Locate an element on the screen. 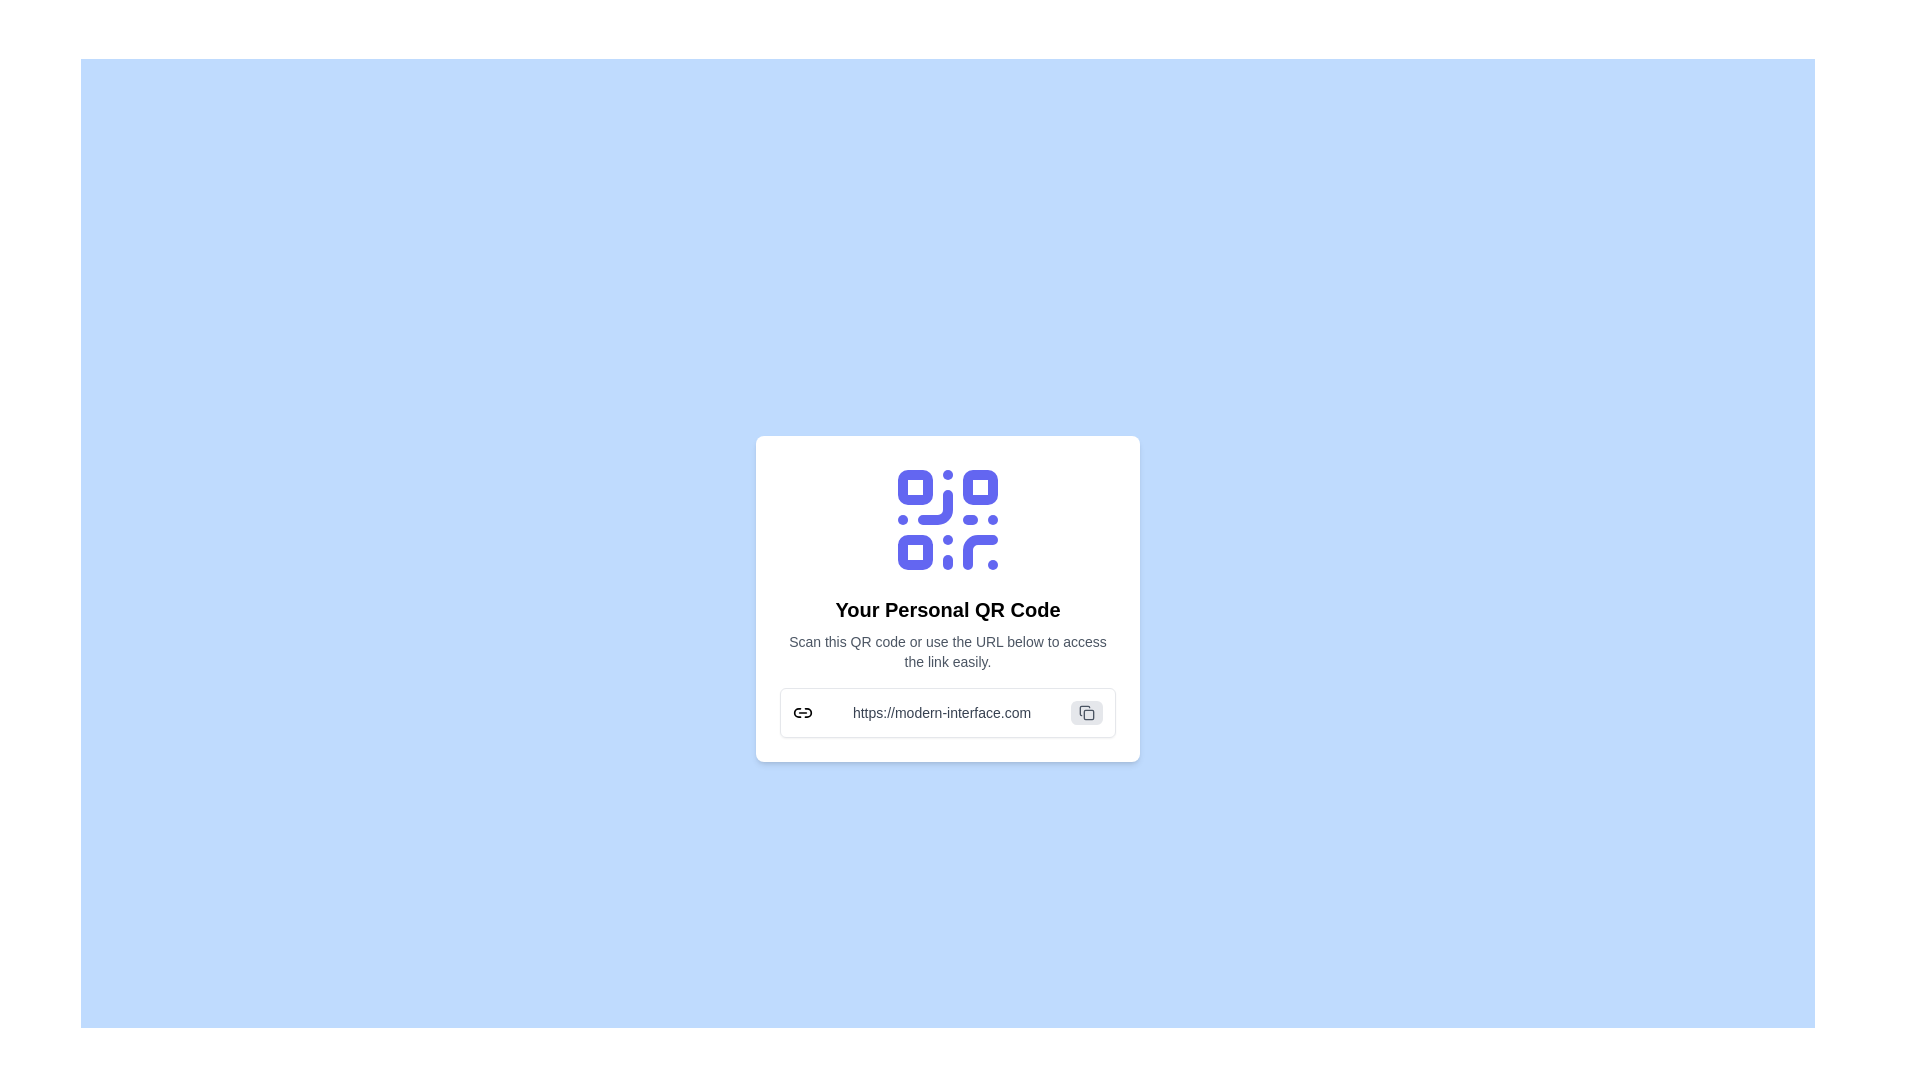 The width and height of the screenshot is (1920, 1080). the icon that visually indicates the presence of a hyperlink, positioned to the left of the text 'https://modern-interface.com' is located at coordinates (802, 712).